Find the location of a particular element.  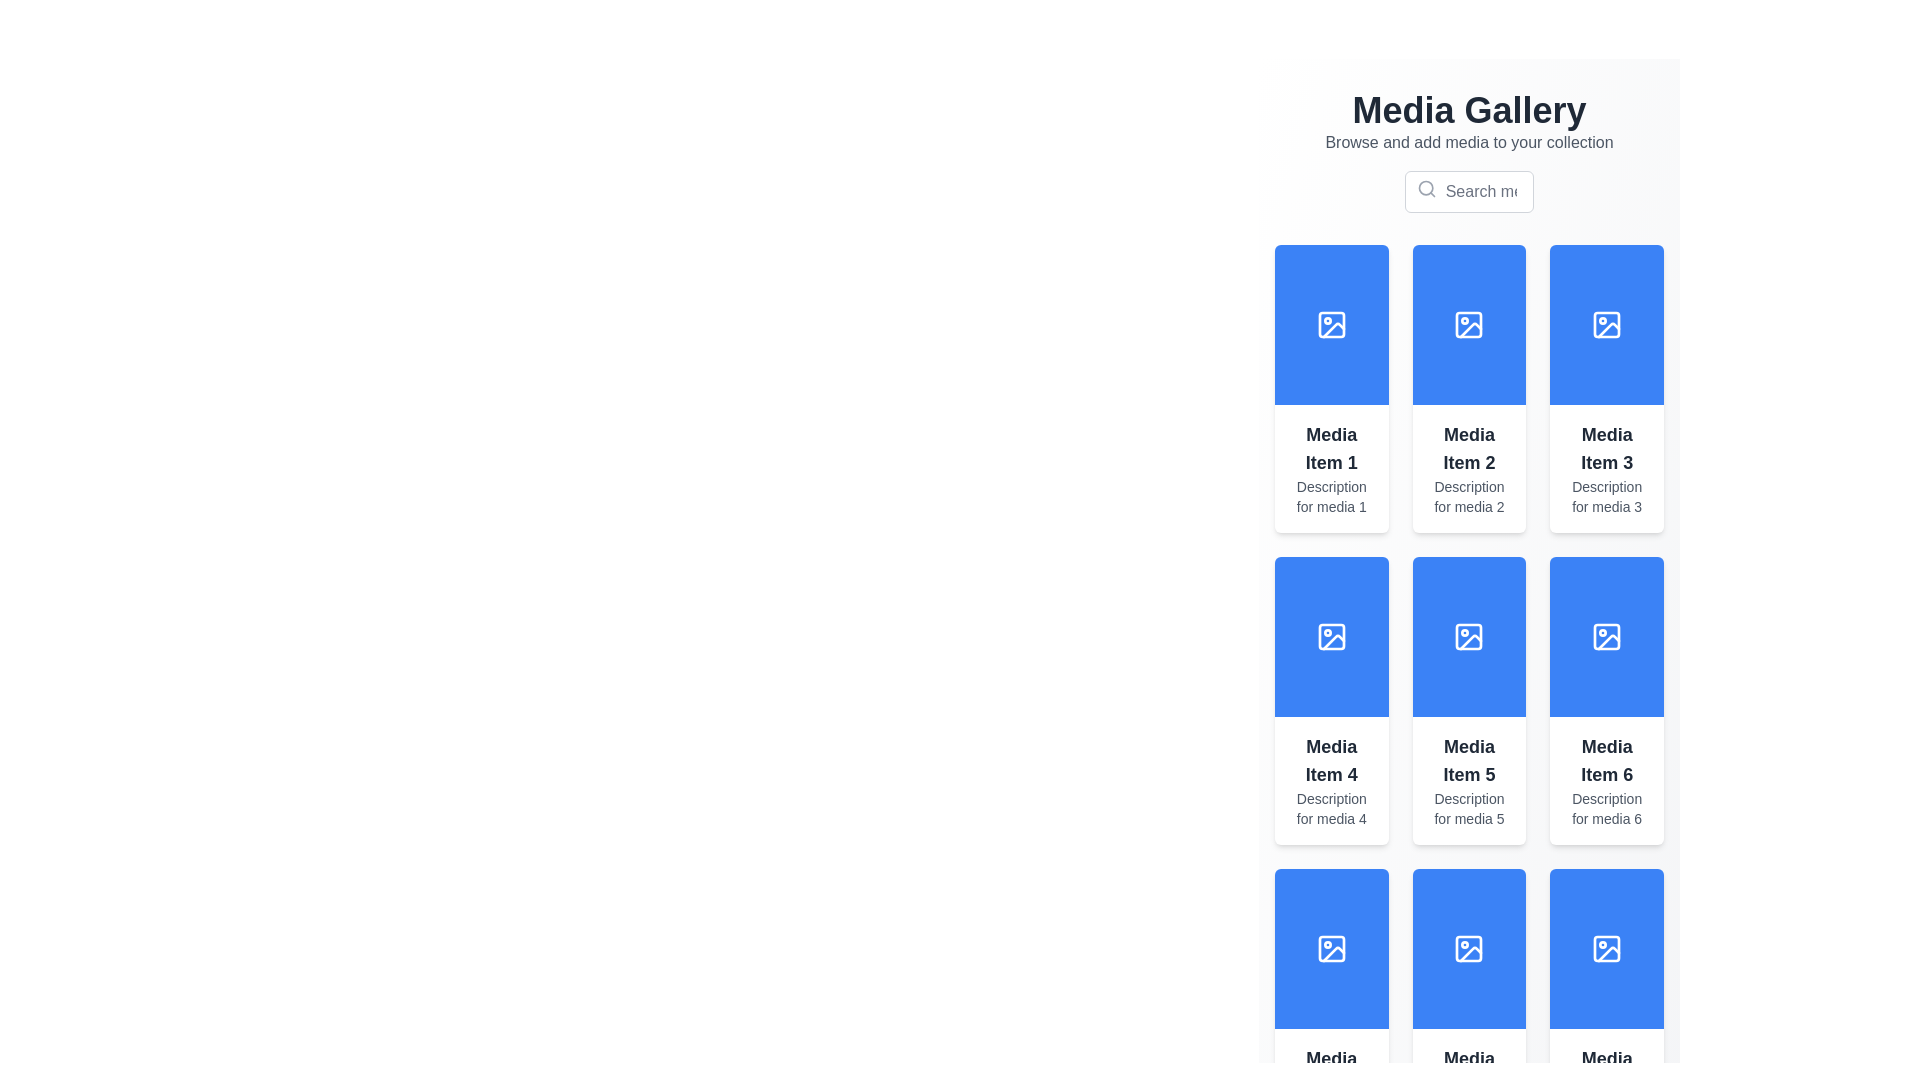

the third media item card in the gallery is located at coordinates (1607, 389).